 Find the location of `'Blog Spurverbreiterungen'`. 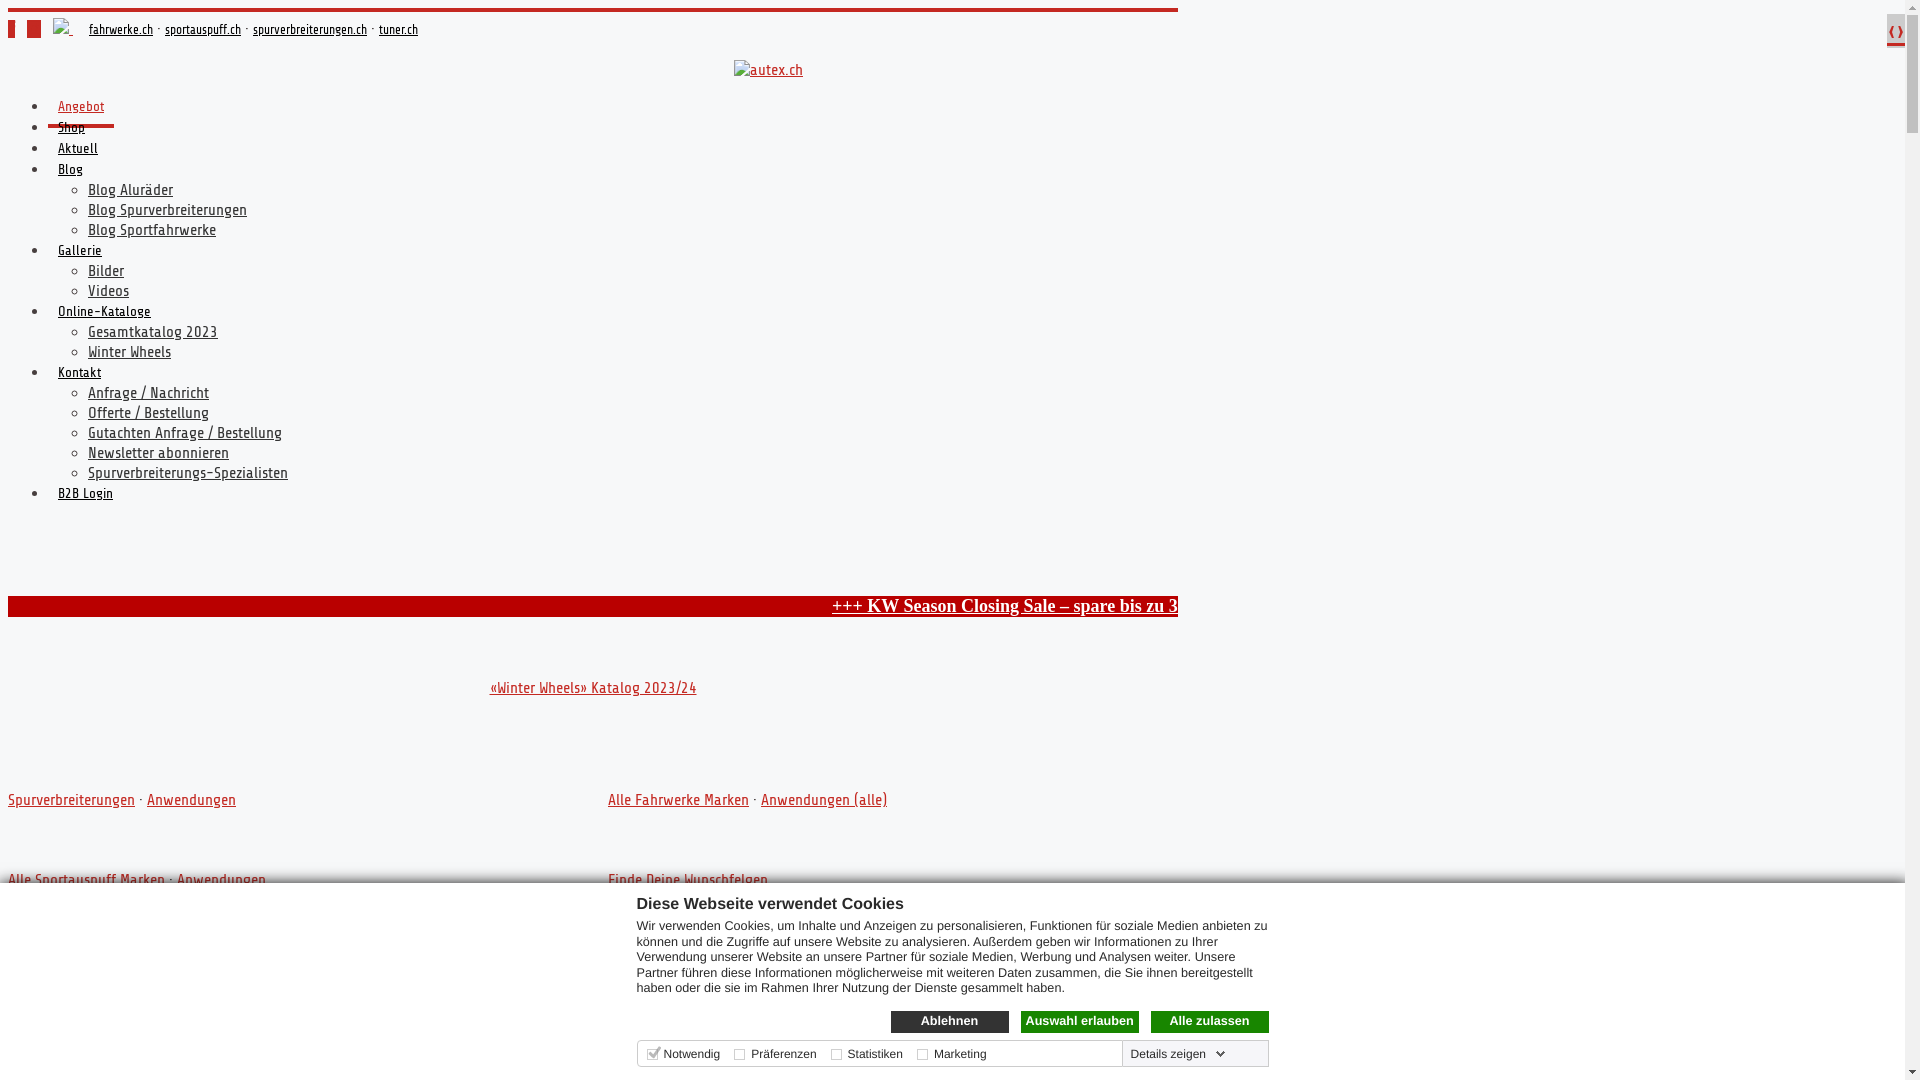

'Blog Spurverbreiterungen' is located at coordinates (167, 209).